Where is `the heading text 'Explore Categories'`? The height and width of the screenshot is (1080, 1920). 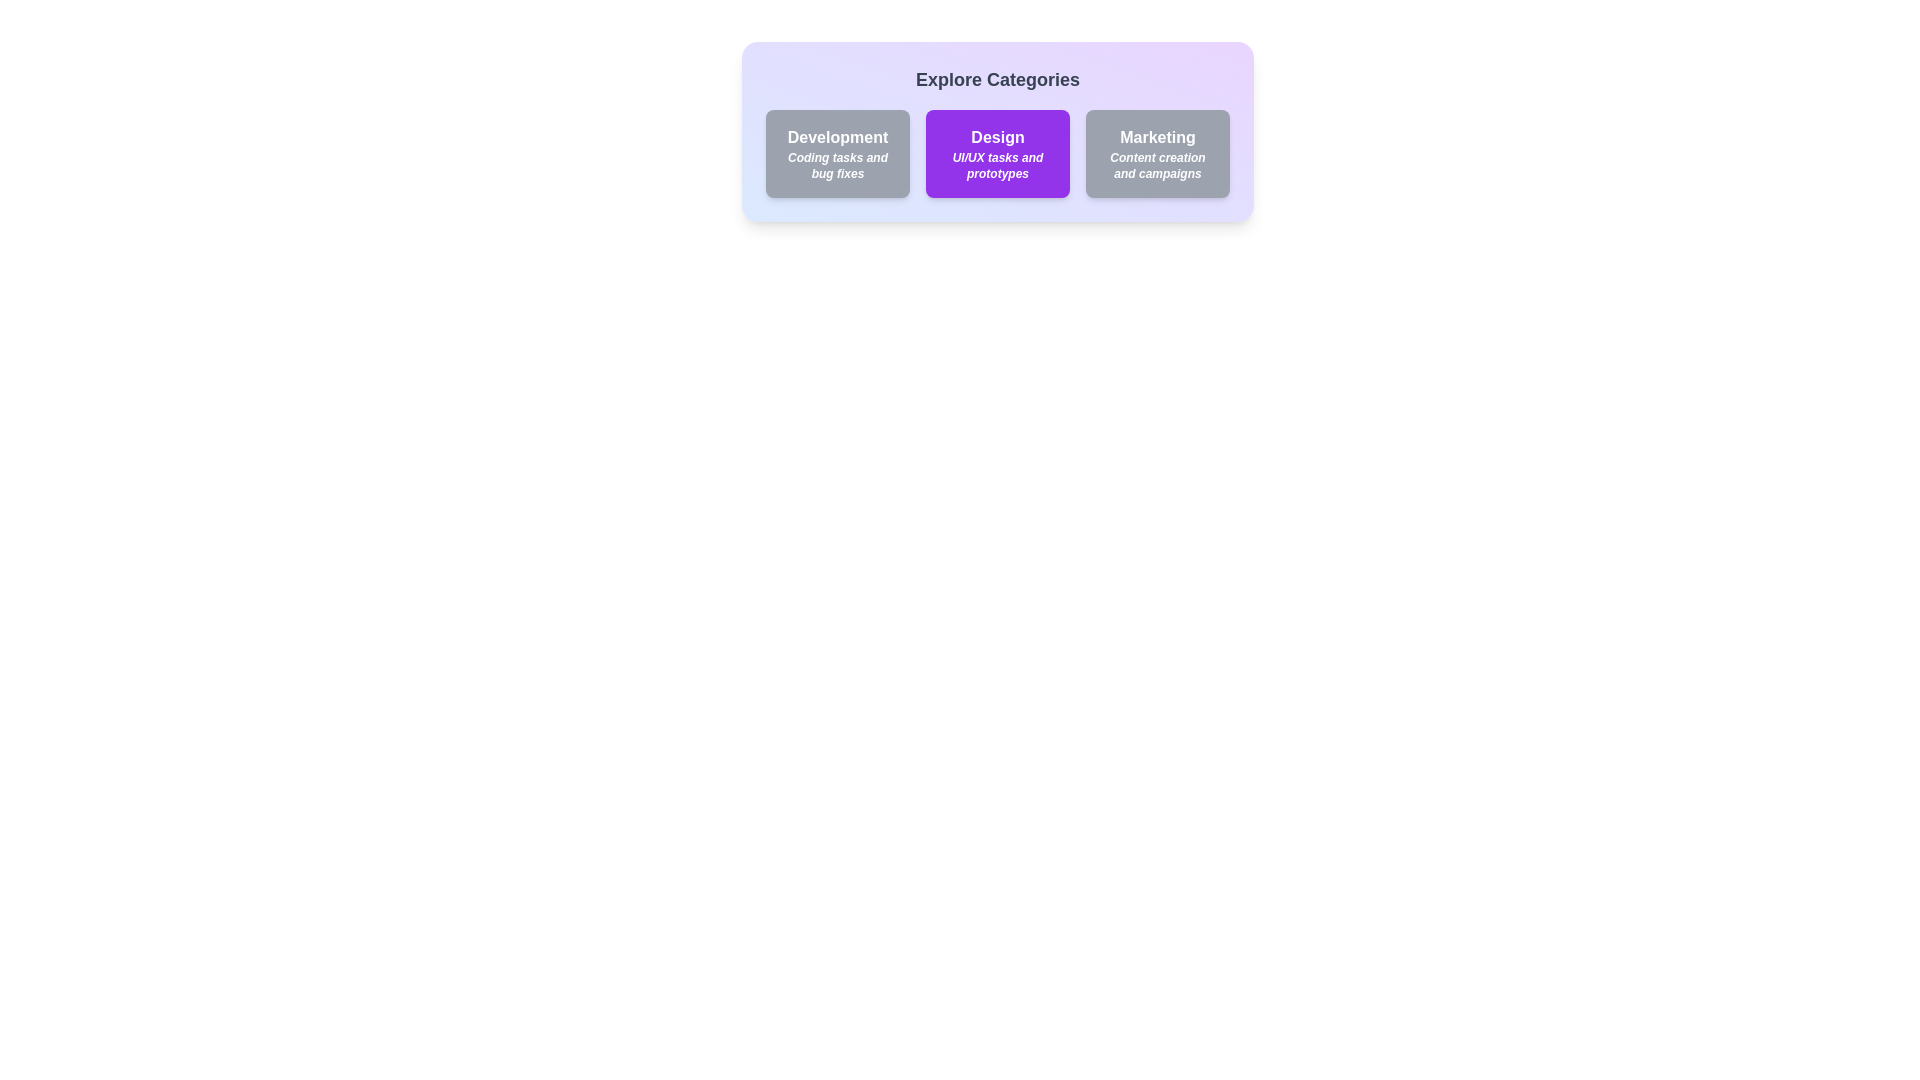
the heading text 'Explore Categories' is located at coordinates (998, 79).